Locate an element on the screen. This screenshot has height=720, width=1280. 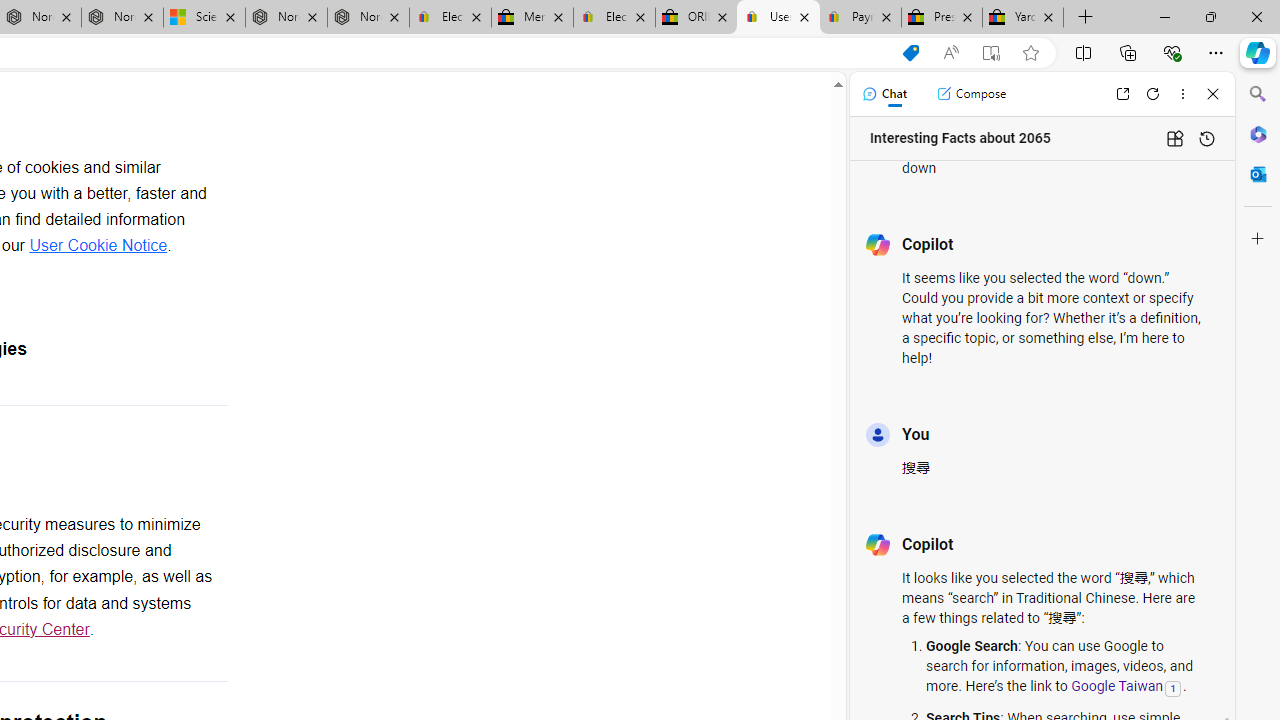
'User Privacy Notice | eBay' is located at coordinates (777, 17).